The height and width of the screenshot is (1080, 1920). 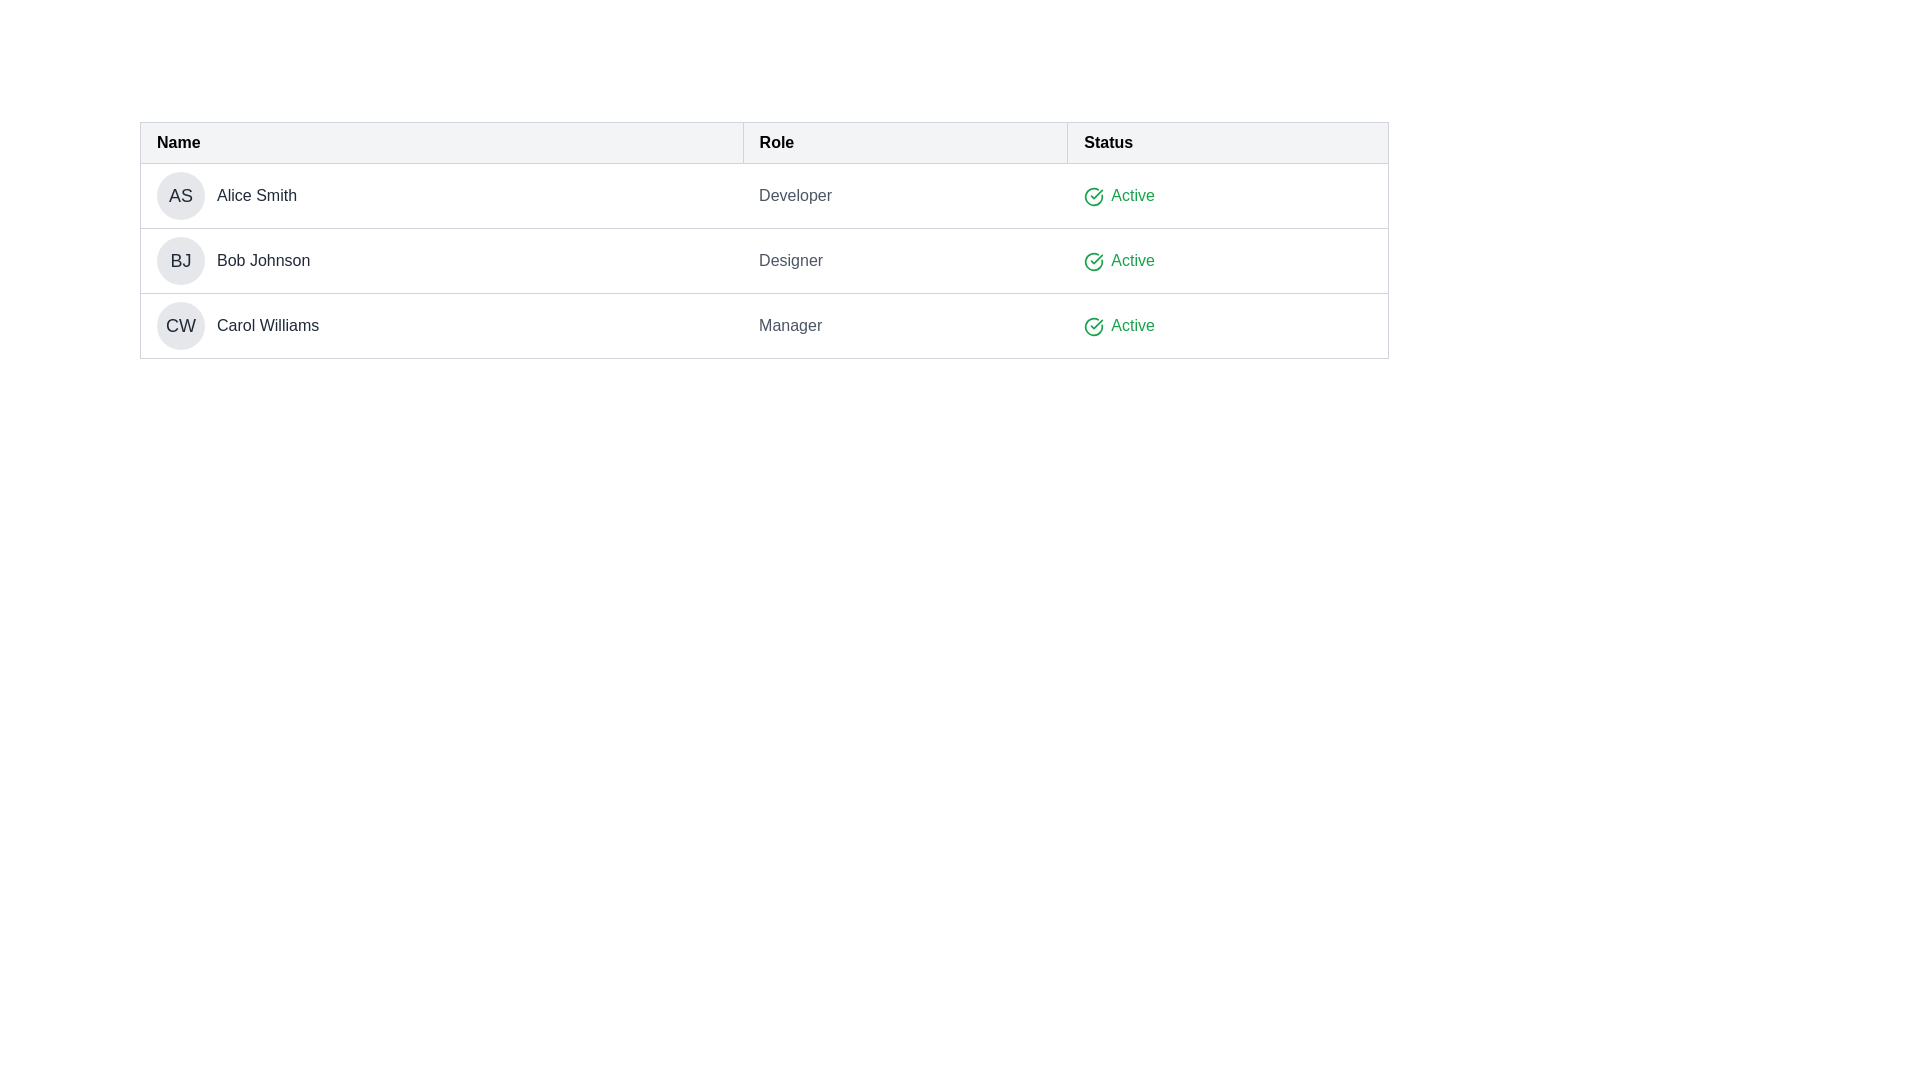 I want to click on the circular badge with the initials 'CW' in bold, located in the third row of the 'Name' column, before the name 'Carol Williams', so click(x=181, y=325).